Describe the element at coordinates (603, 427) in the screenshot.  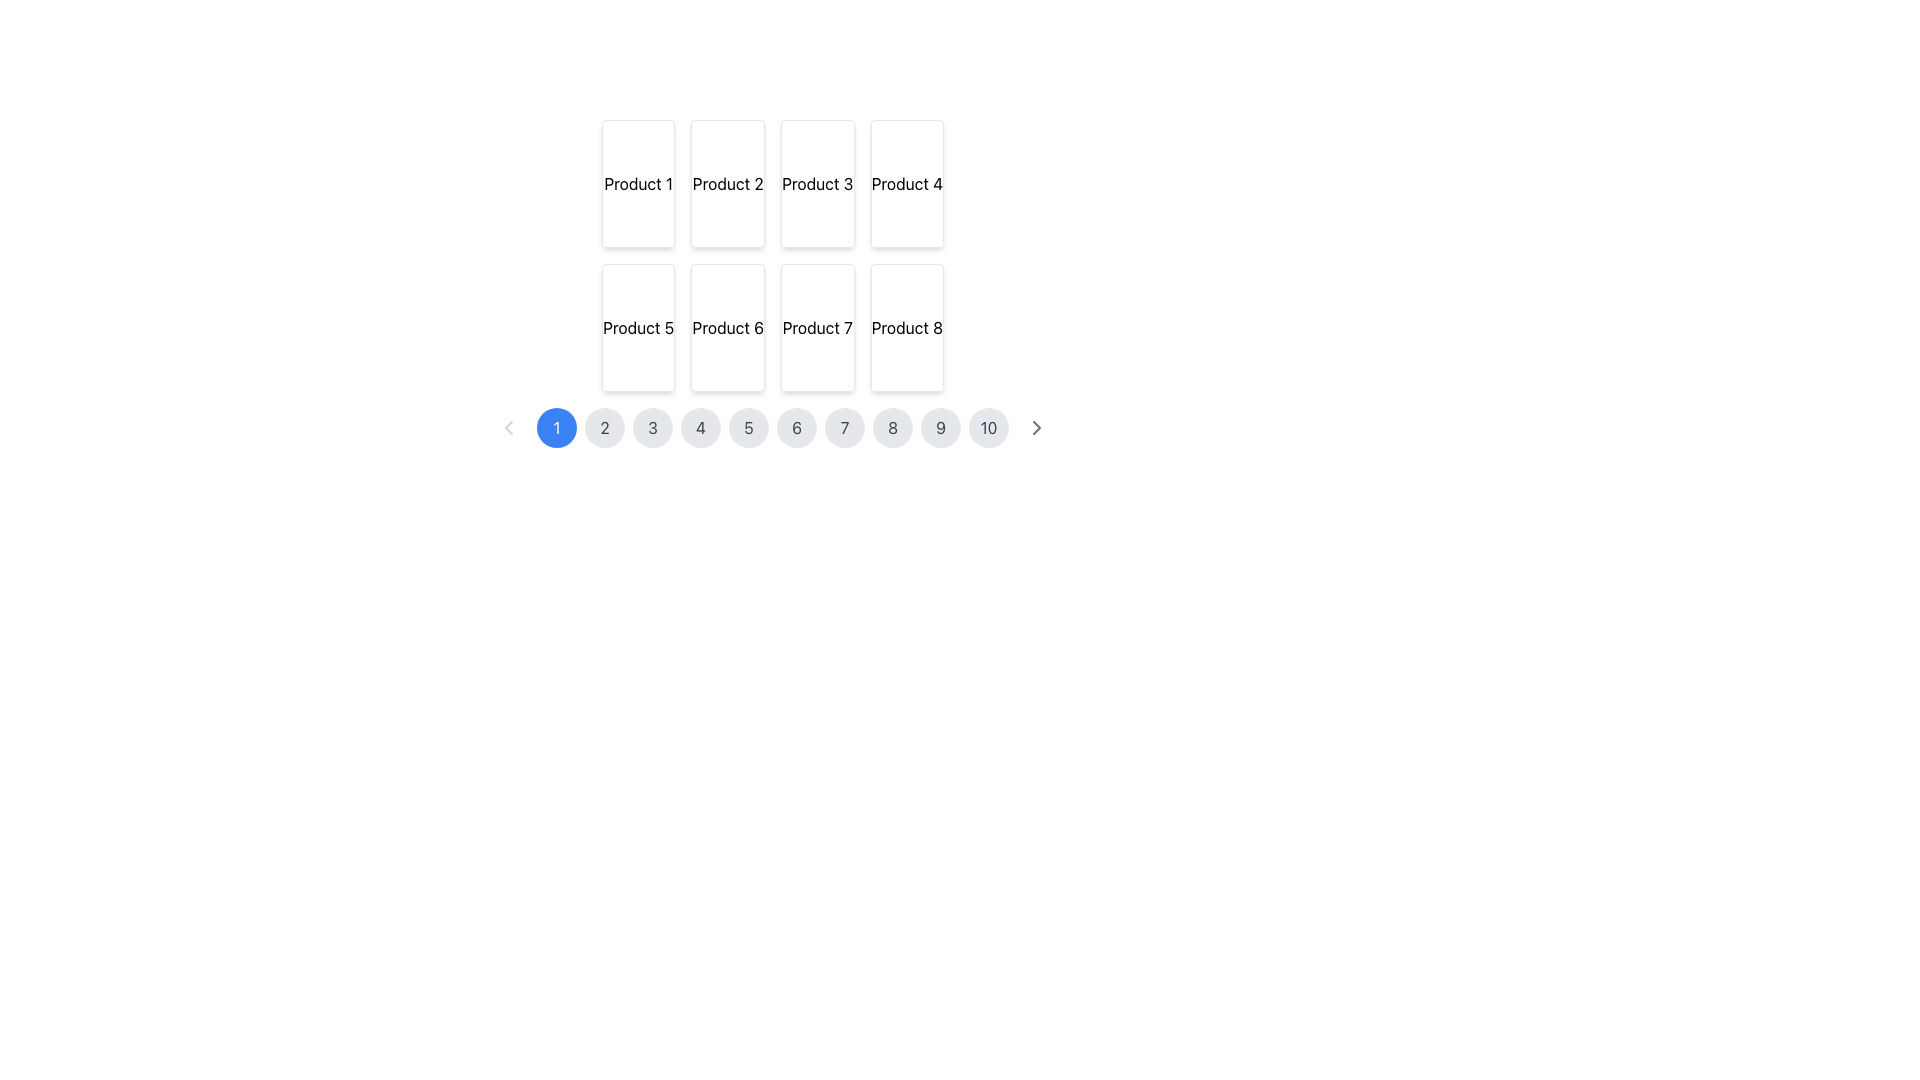
I see `the second pagination button located at the bottom of the interface` at that location.